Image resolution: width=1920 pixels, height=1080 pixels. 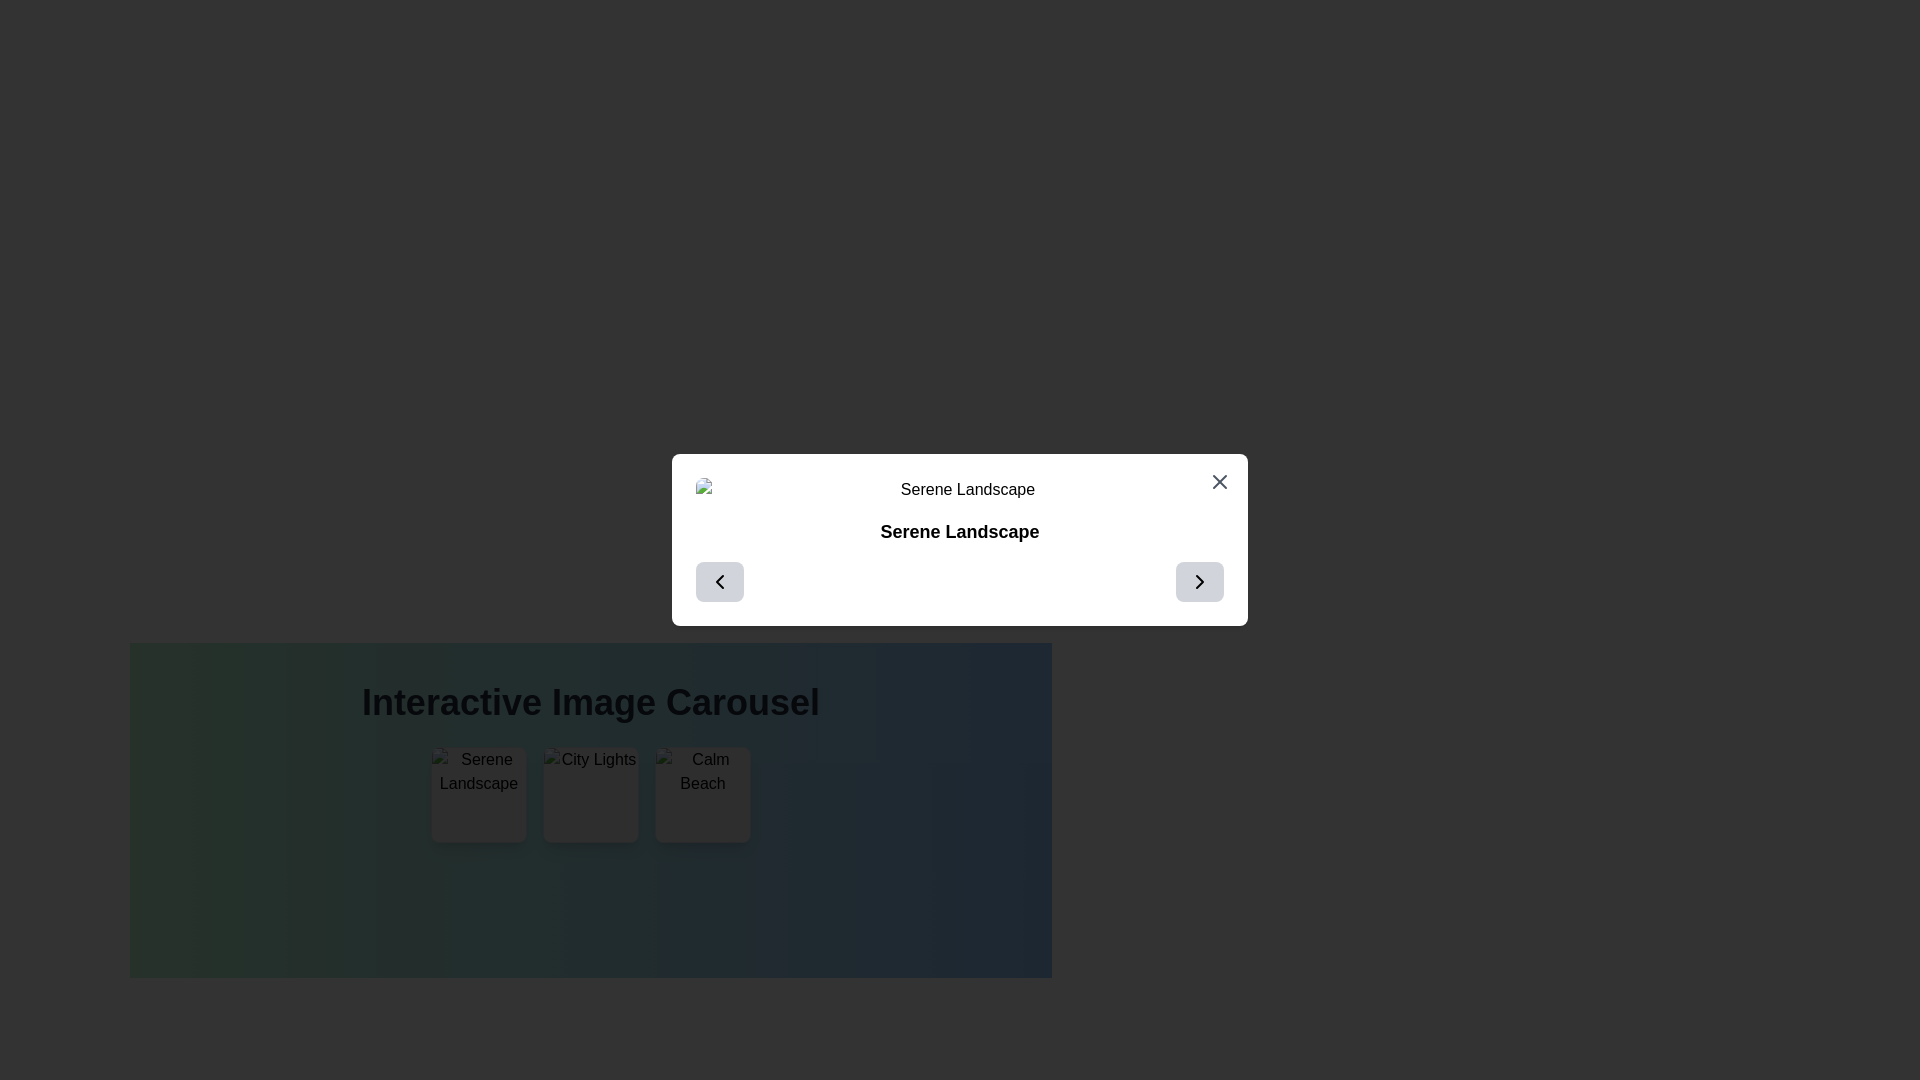 What do you see at coordinates (720, 582) in the screenshot?
I see `the left-facing chevron icon embedded in the button on the left side of the modal window` at bounding box center [720, 582].